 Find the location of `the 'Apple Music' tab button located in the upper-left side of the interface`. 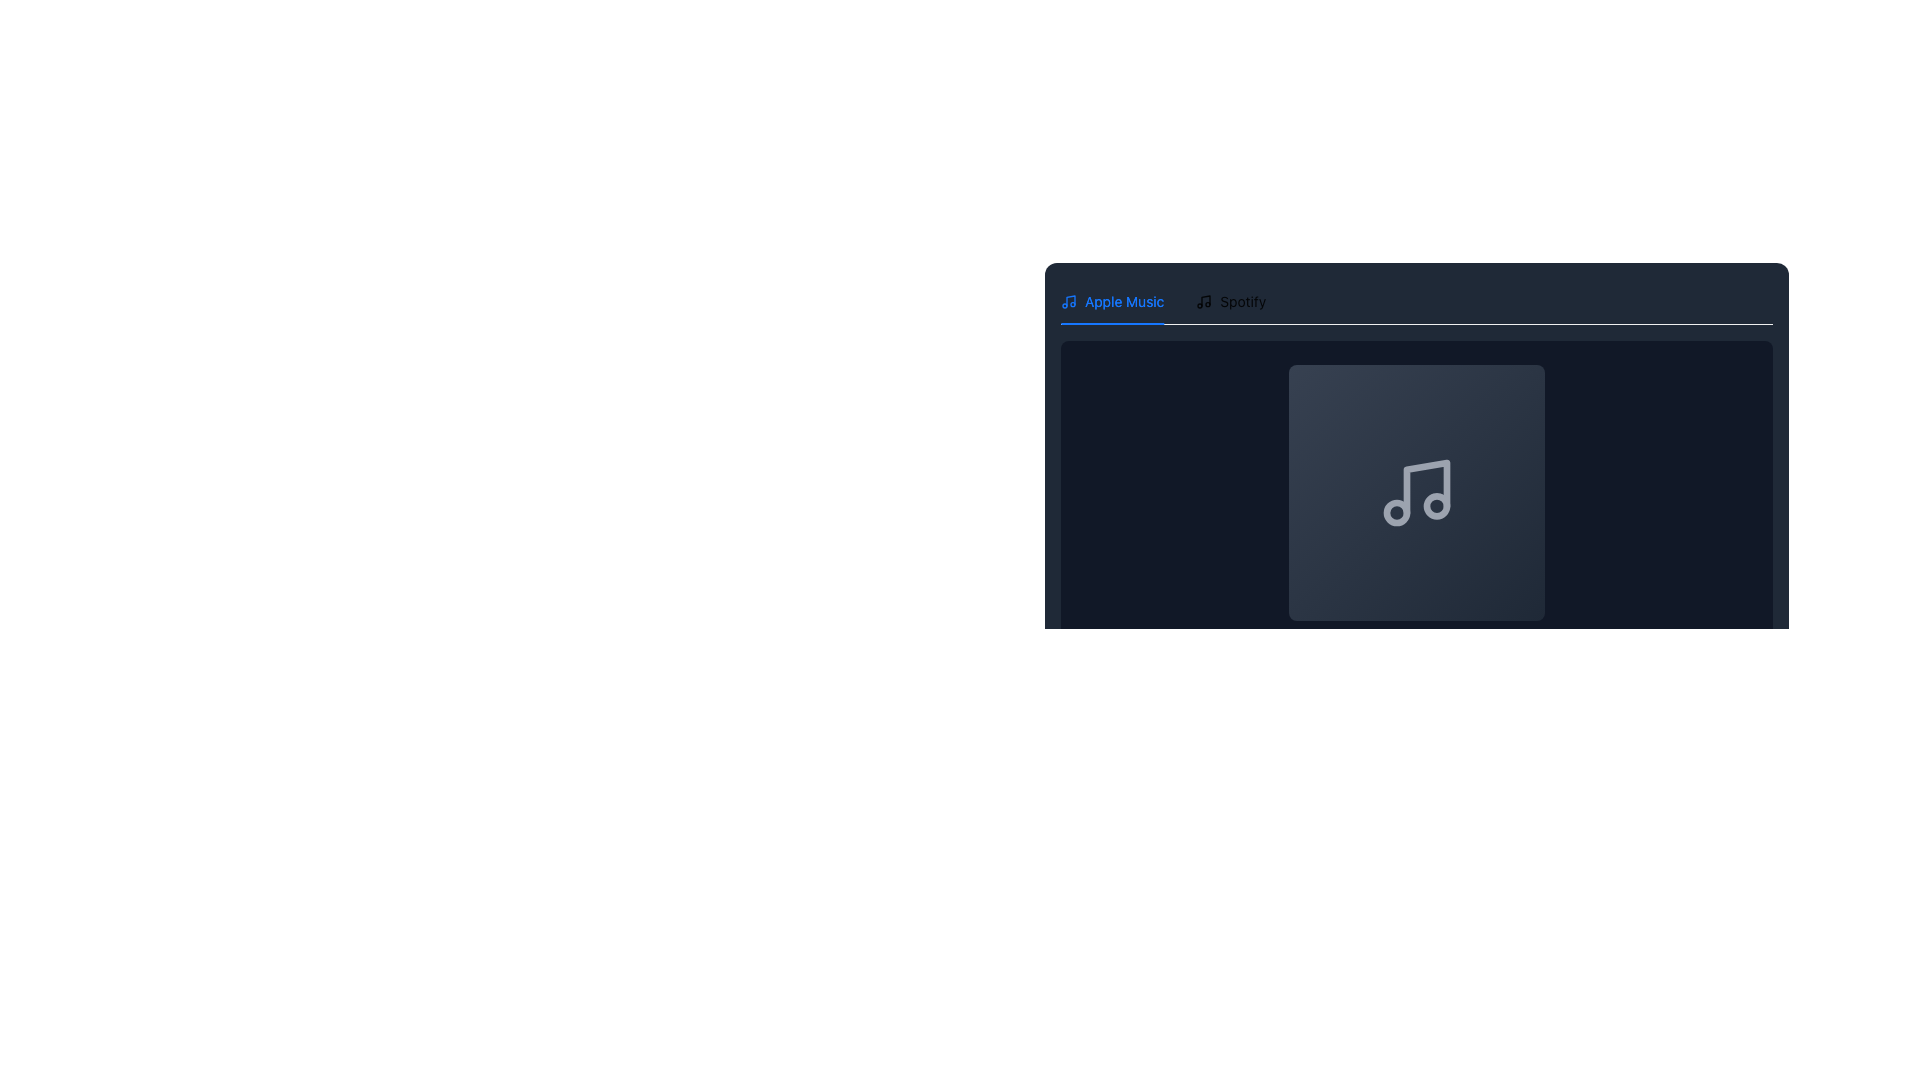

the 'Apple Music' tab button located in the upper-left side of the interface is located at coordinates (1111, 301).